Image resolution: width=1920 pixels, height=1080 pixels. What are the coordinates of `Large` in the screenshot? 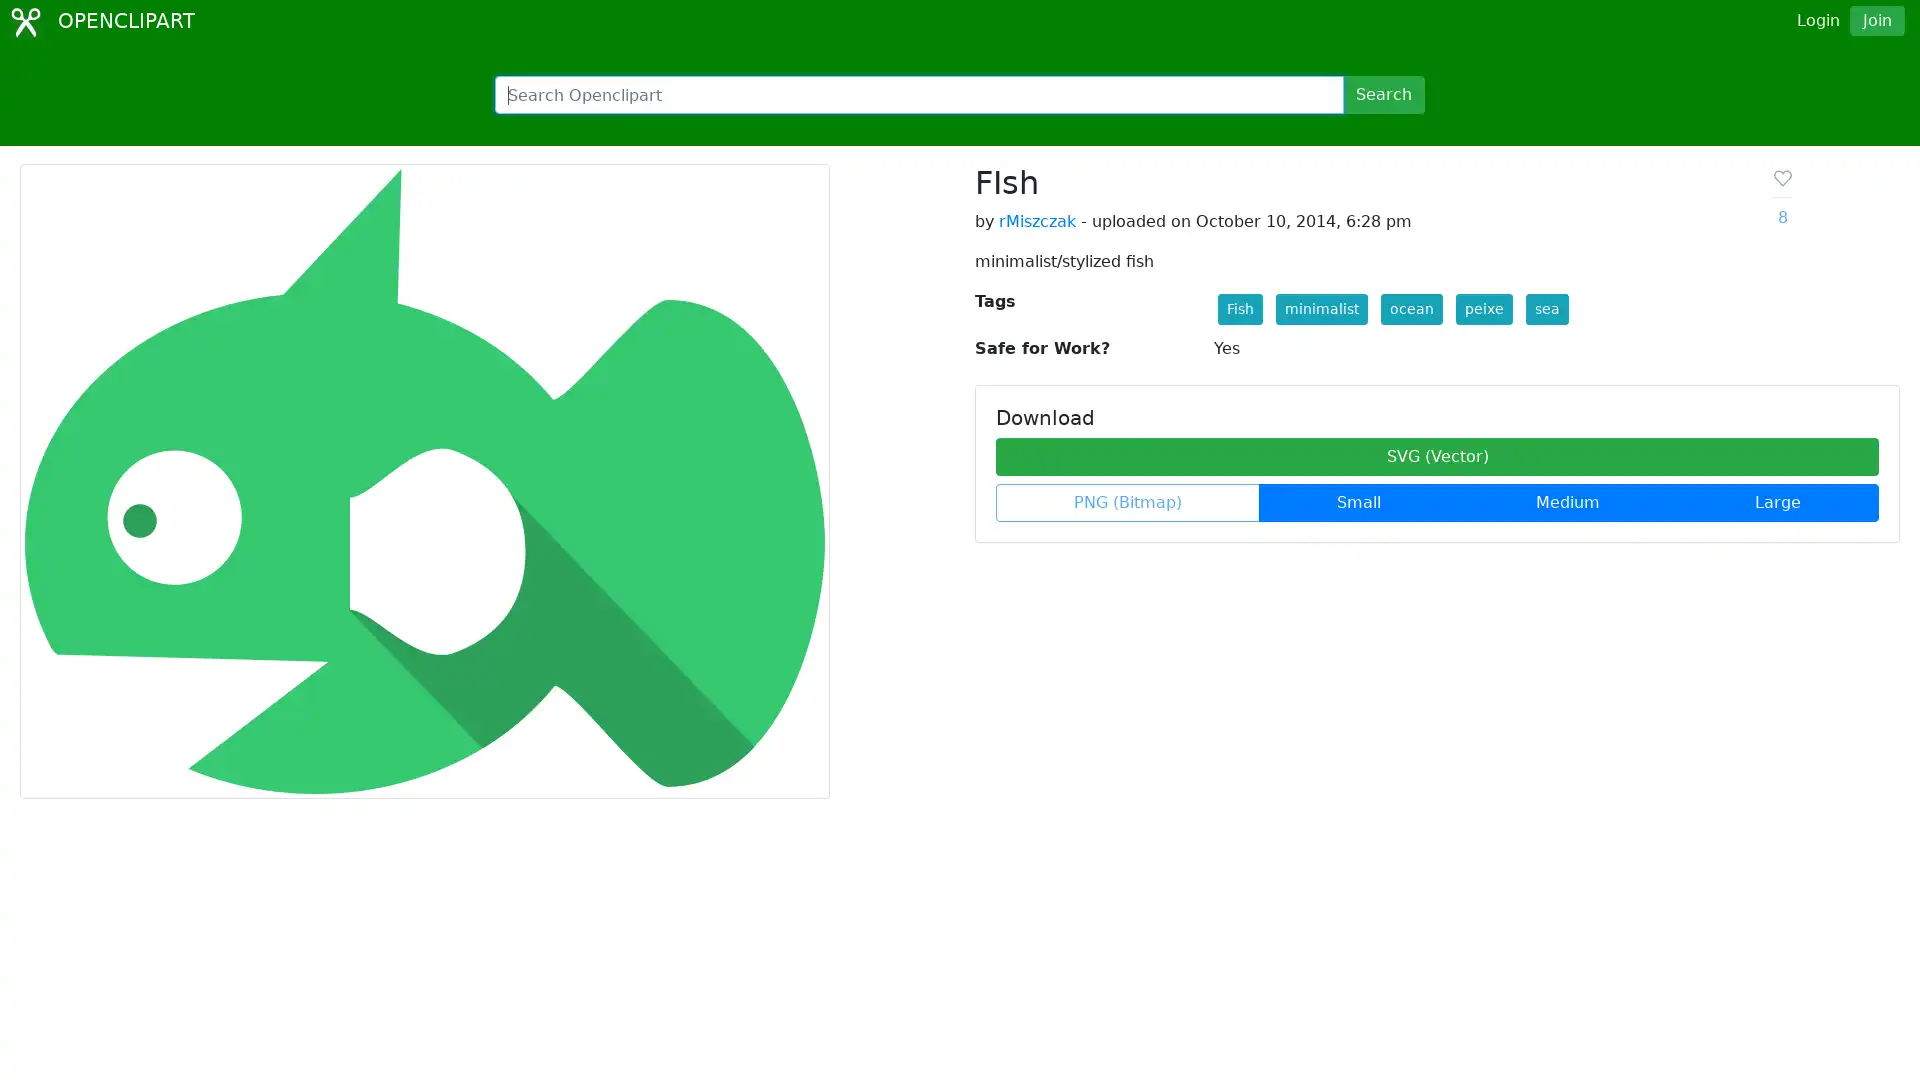 It's located at (1777, 501).